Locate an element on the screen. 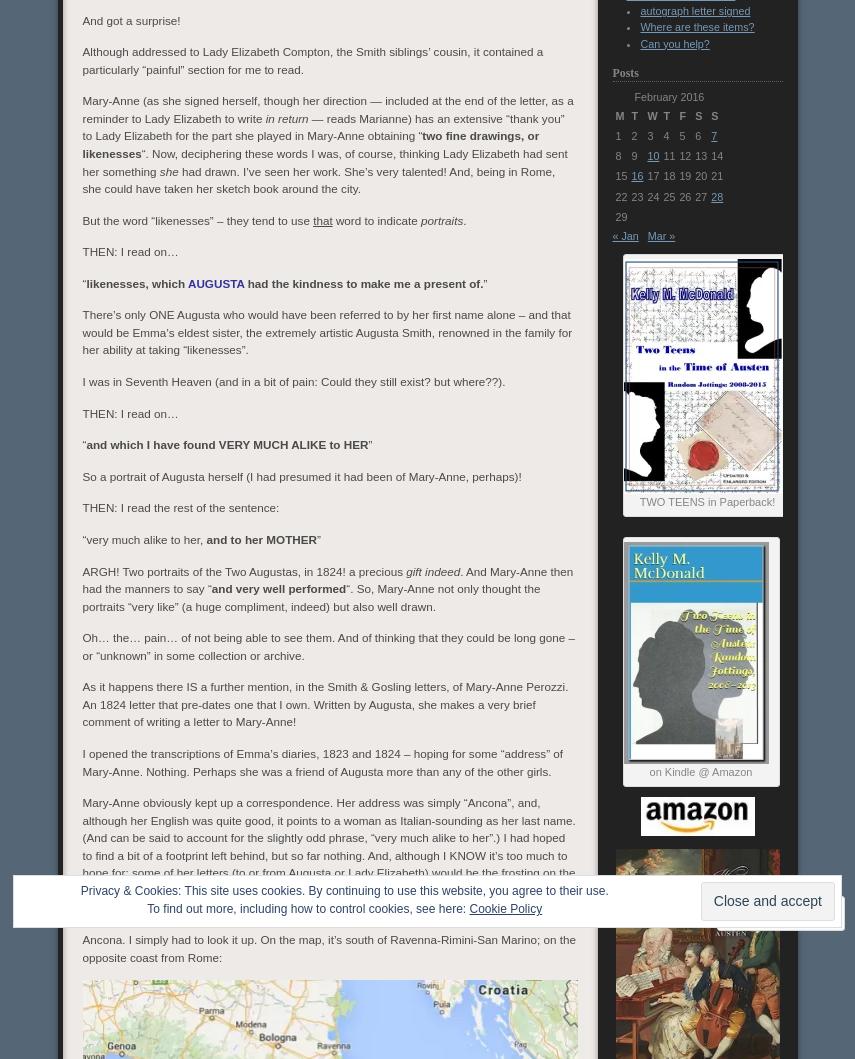 Image resolution: width=855 pixels, height=1059 pixels. 'But the word “likenesses” – they tend to use' is located at coordinates (196, 219).